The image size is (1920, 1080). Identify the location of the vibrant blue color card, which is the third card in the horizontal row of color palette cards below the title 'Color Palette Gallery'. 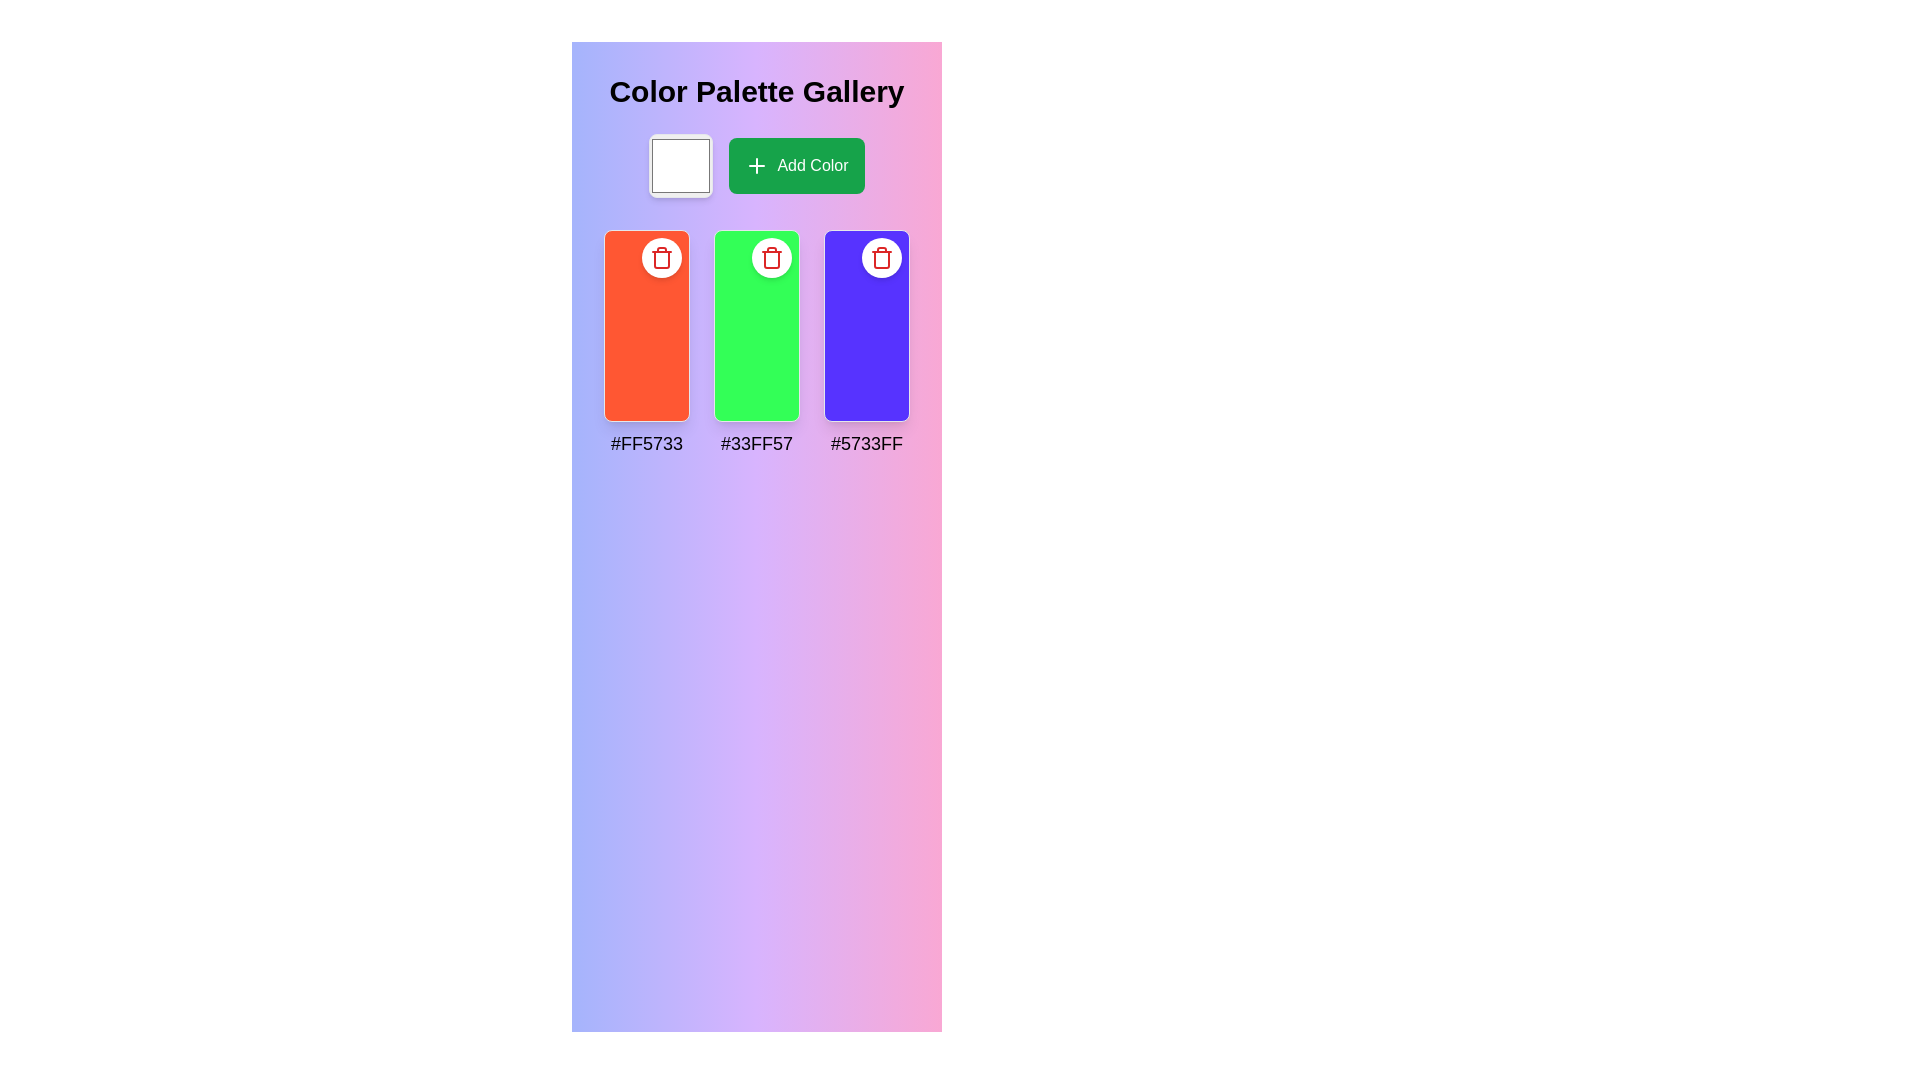
(867, 325).